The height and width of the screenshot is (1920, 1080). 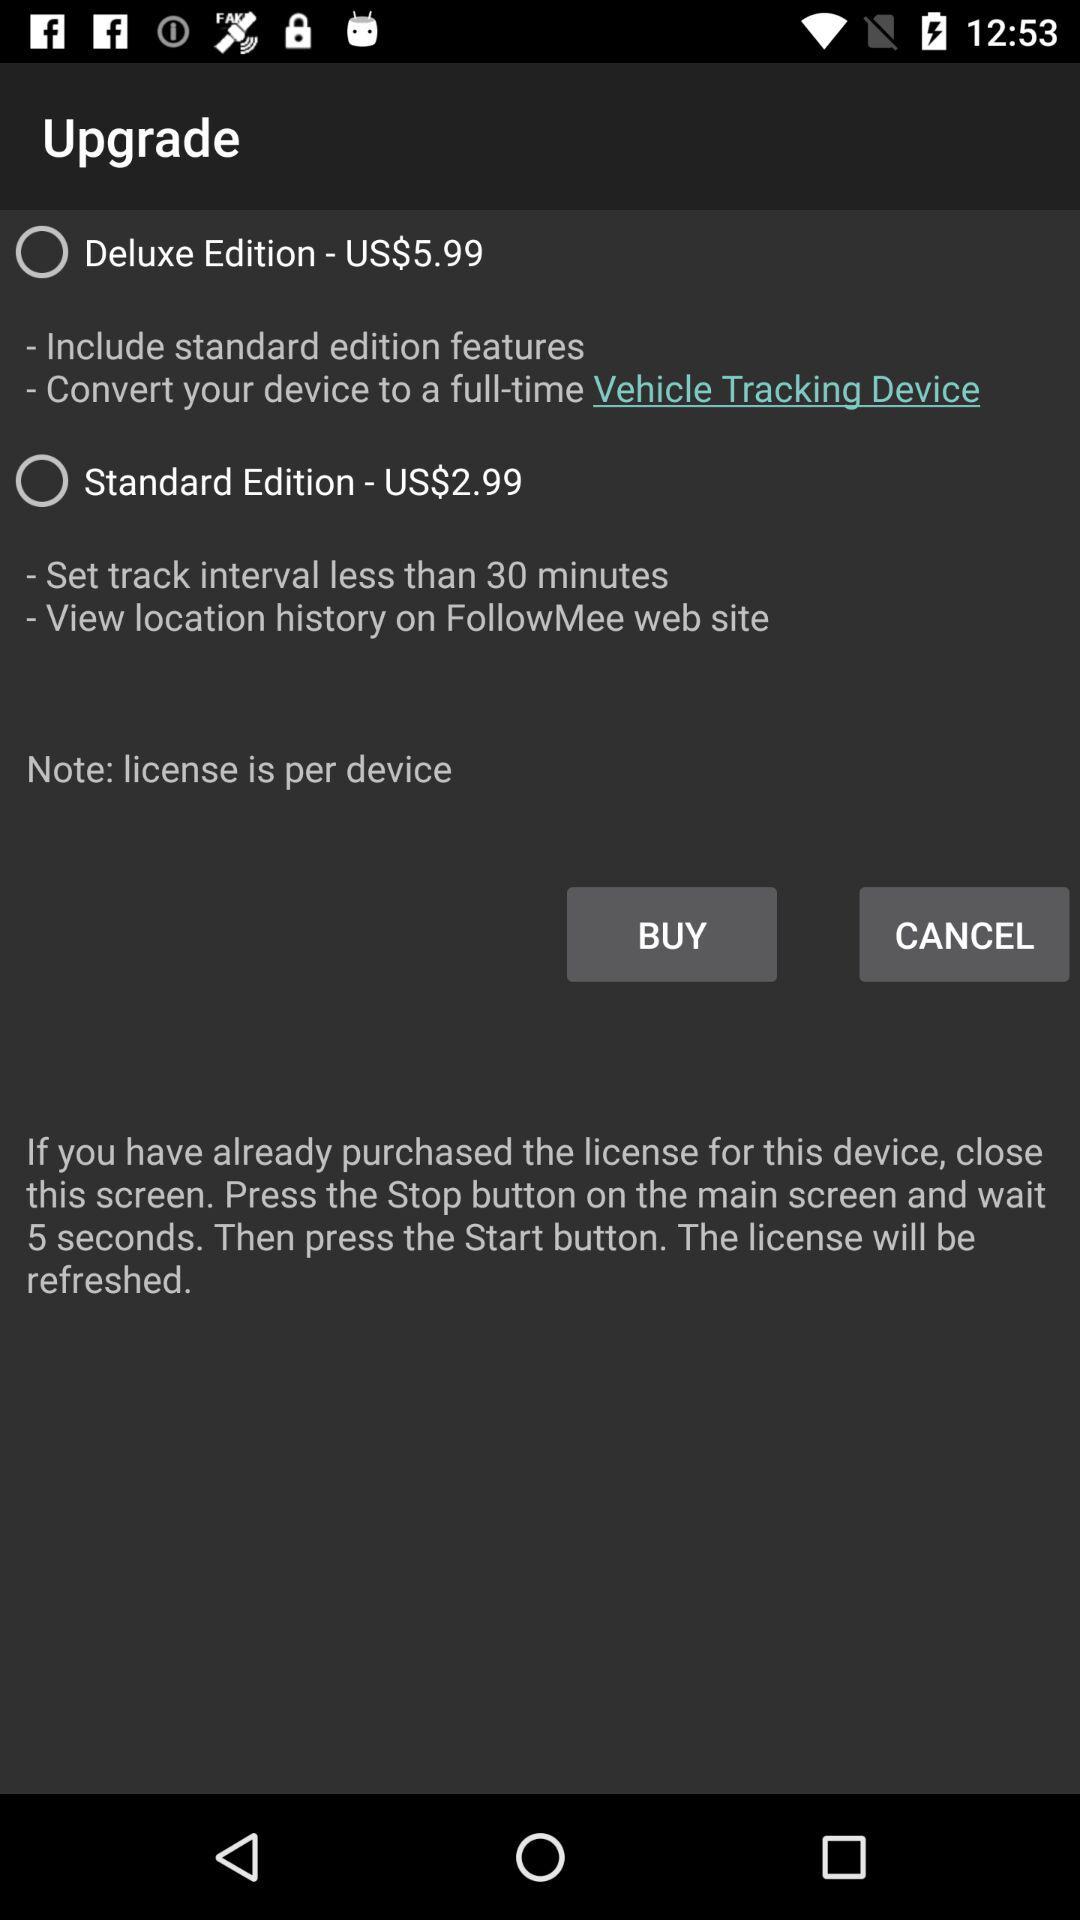 I want to click on cancel, so click(x=963, y=934).